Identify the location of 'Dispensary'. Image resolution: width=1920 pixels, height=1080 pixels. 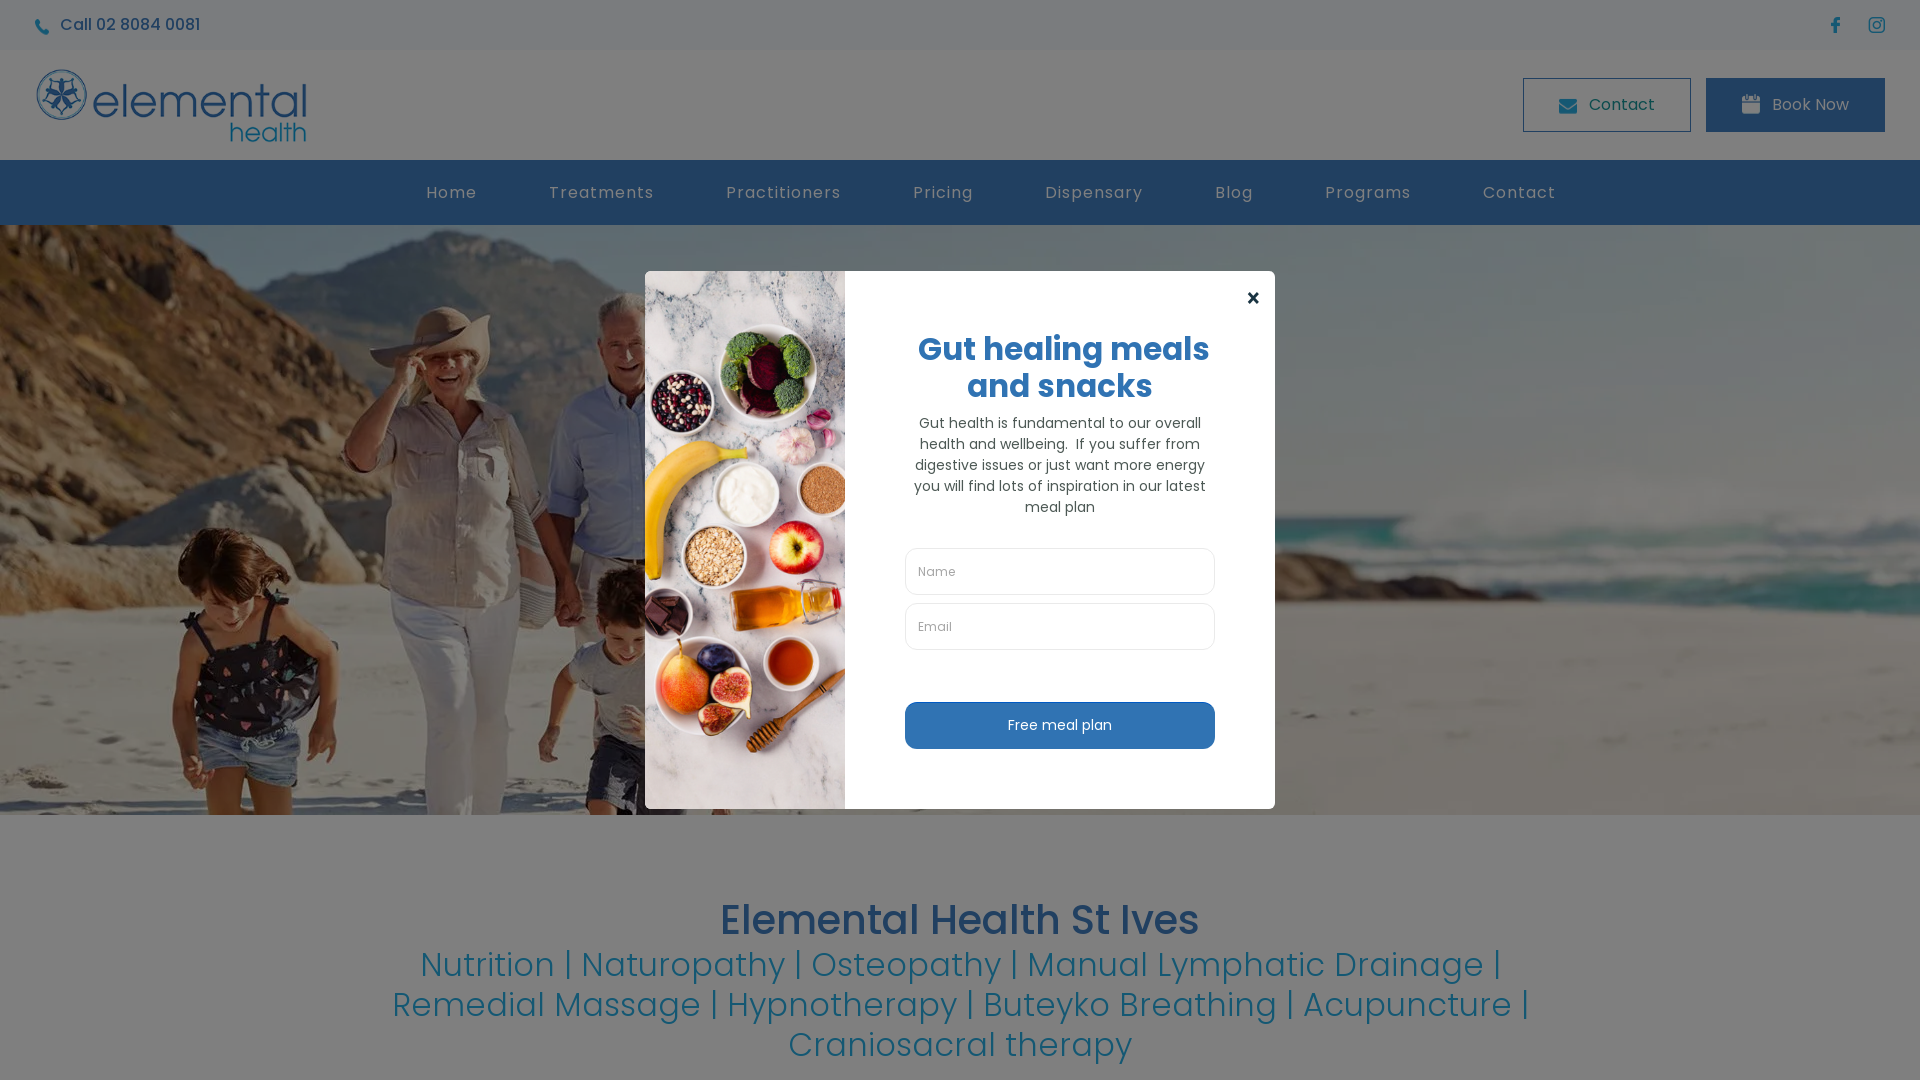
(1009, 192).